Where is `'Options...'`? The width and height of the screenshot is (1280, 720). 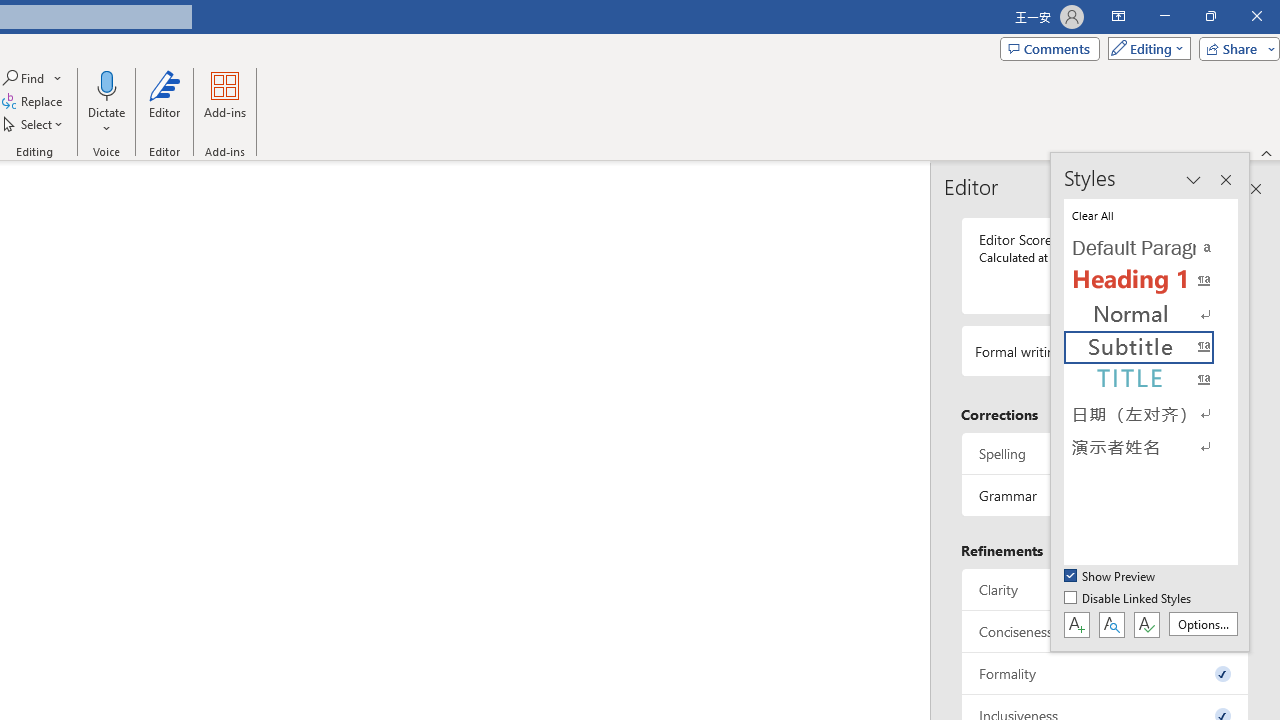
'Options...' is located at coordinates (1202, 622).